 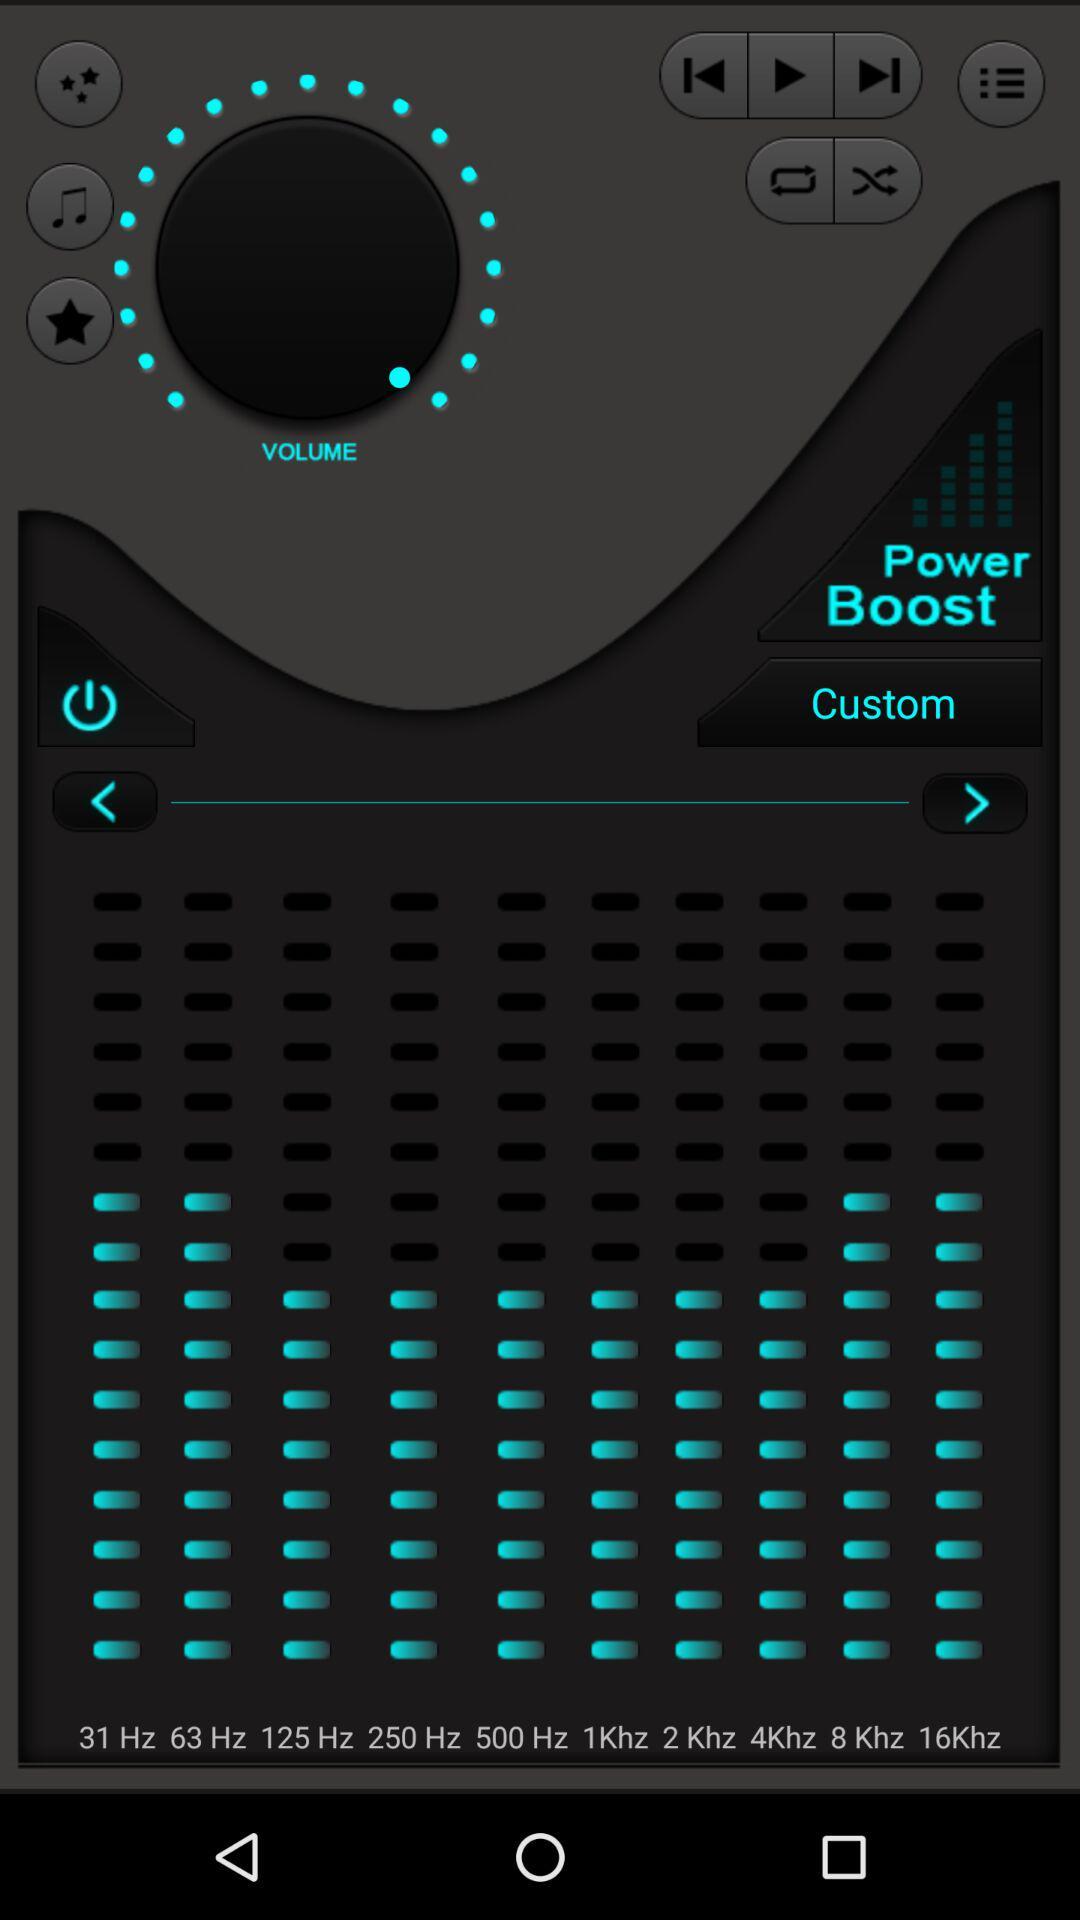 I want to click on the music icon, so click(x=69, y=221).